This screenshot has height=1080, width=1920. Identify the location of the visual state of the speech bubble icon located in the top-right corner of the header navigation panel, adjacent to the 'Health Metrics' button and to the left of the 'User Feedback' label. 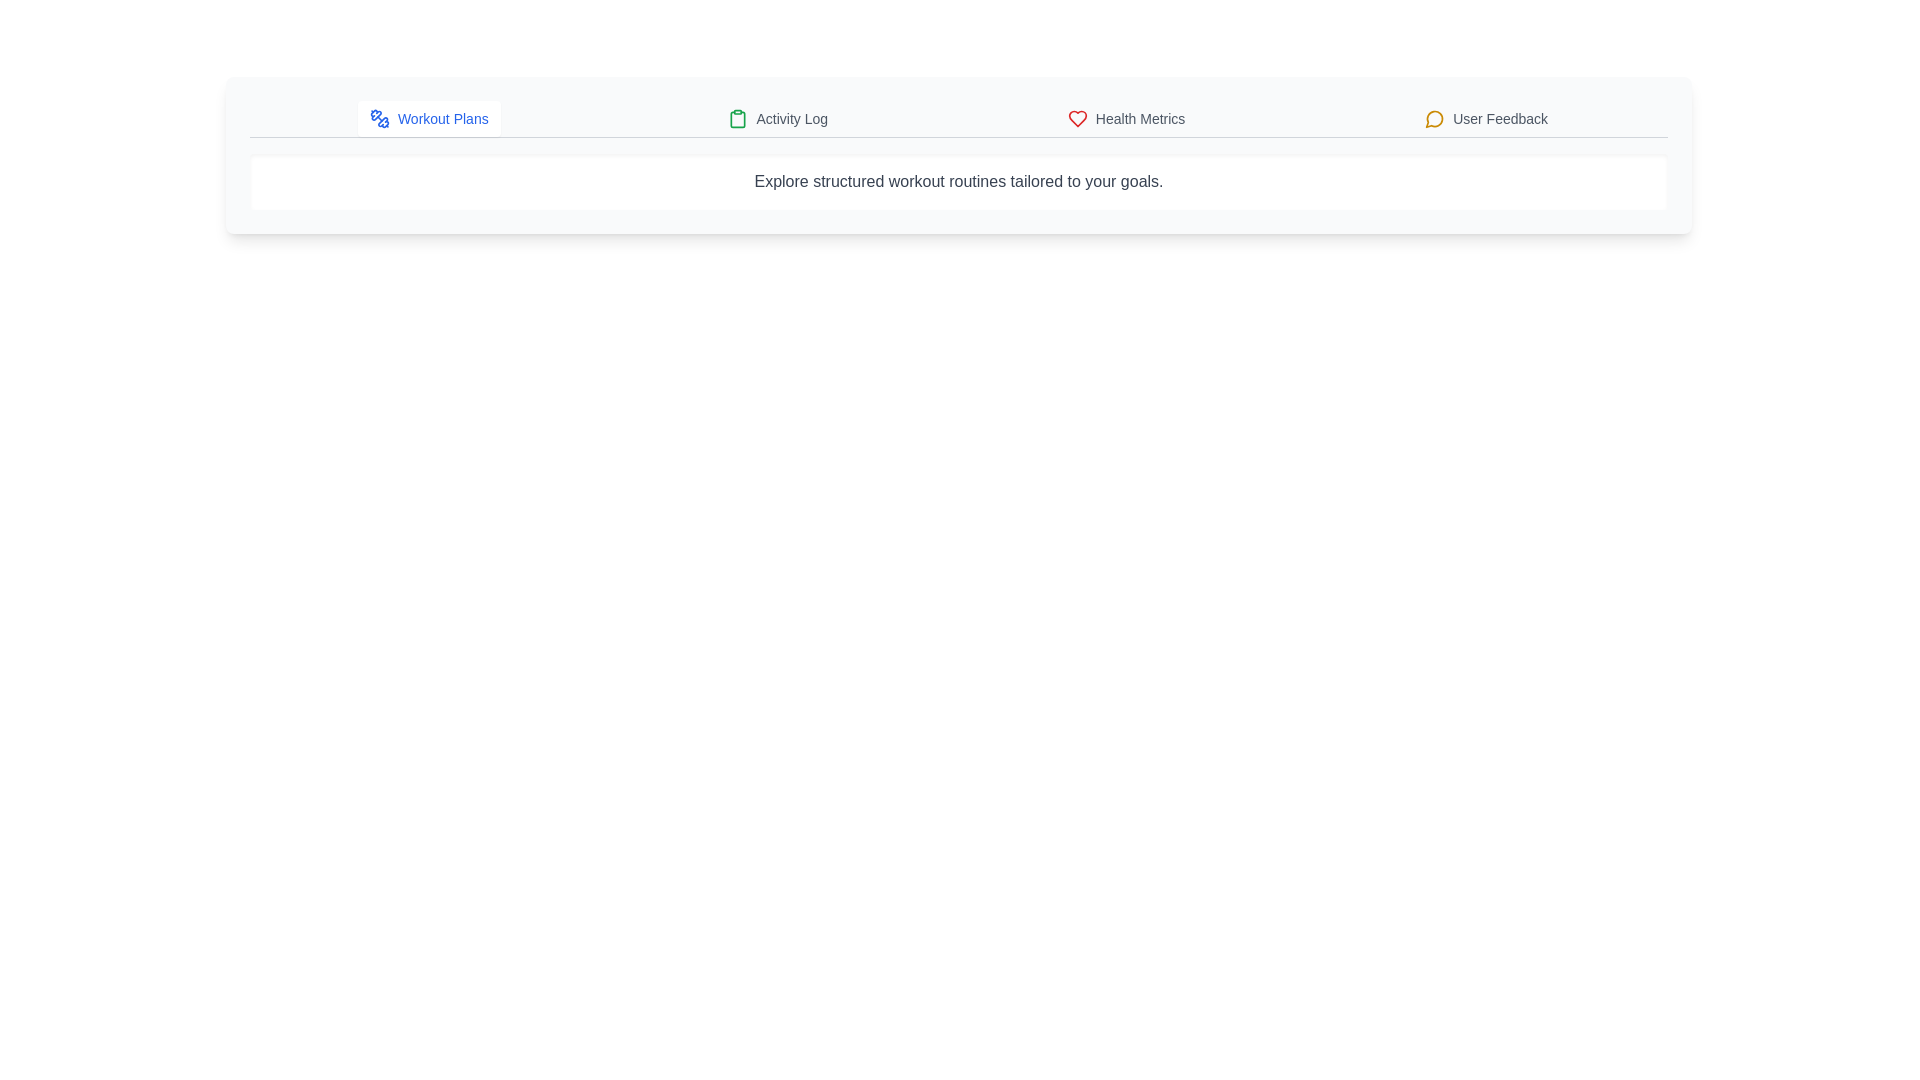
(1434, 119).